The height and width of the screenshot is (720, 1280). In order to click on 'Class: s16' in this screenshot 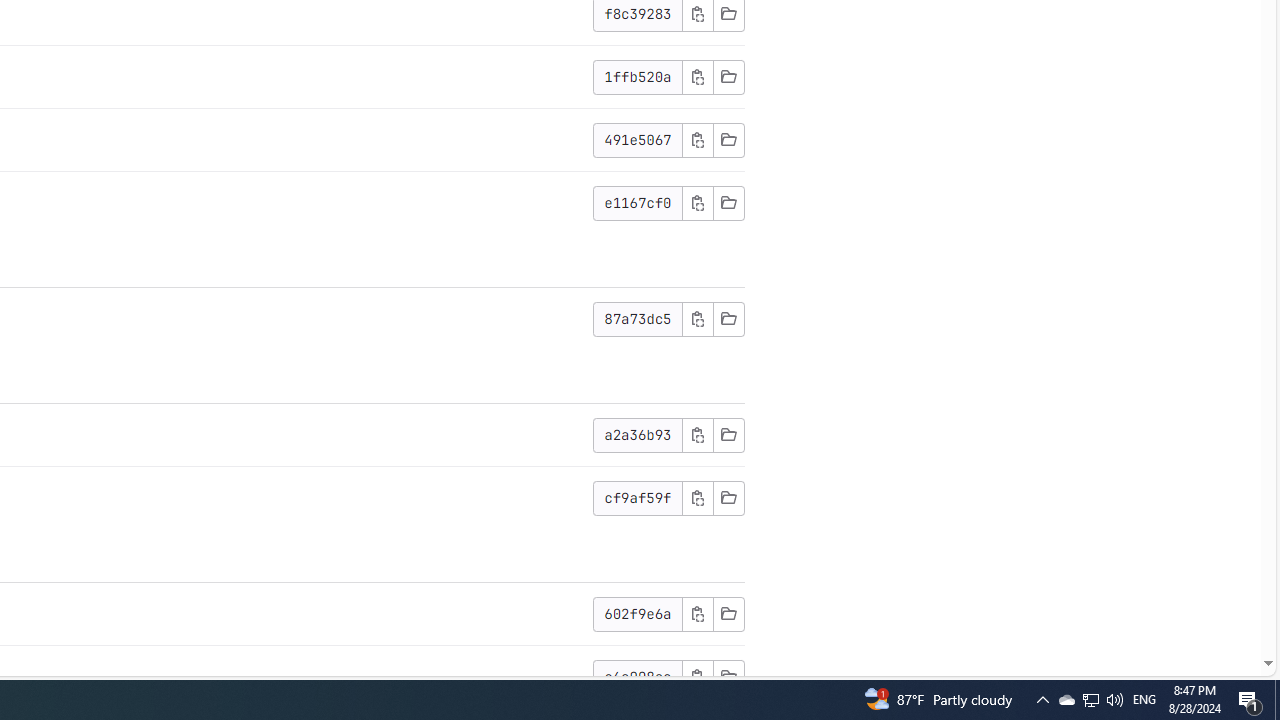, I will do `click(727, 675)`.